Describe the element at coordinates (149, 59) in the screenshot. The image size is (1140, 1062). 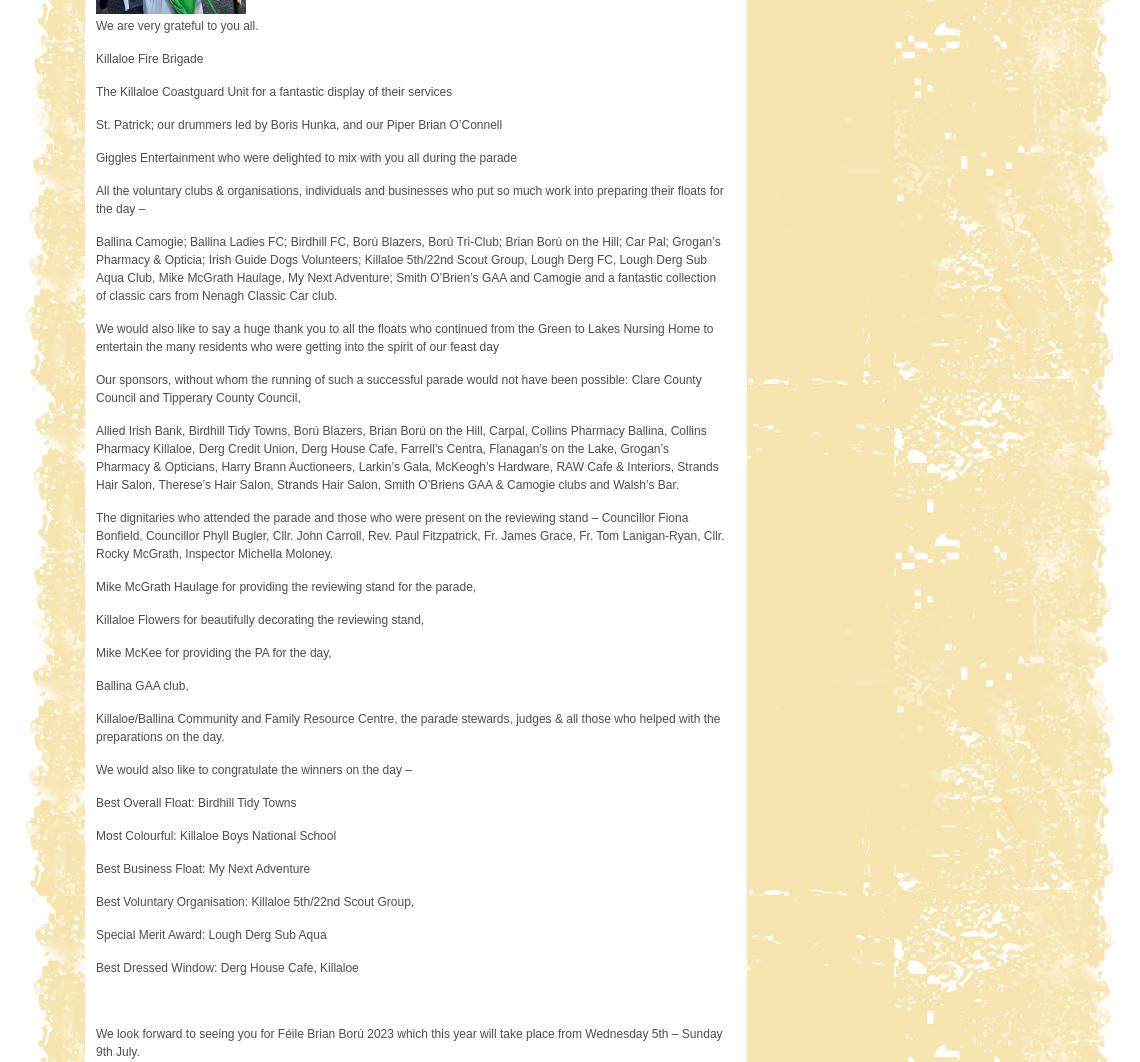
I see `'Killaloe Fire Brigade'` at that location.